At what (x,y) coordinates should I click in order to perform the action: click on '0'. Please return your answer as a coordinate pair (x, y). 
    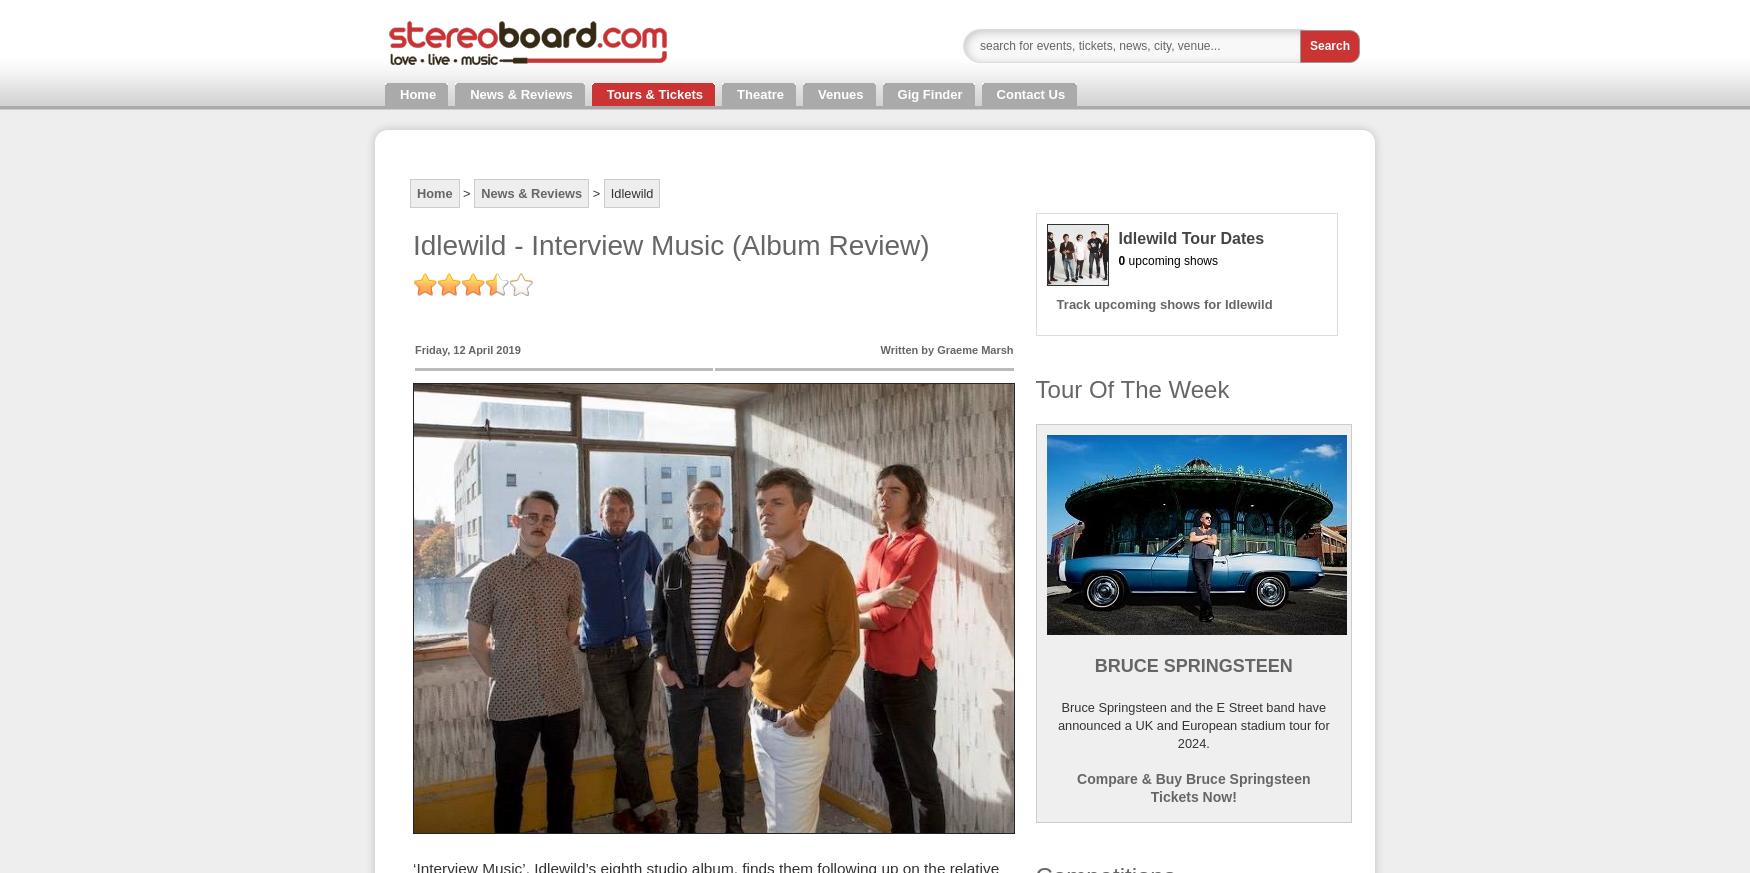
    Looking at the image, I should click on (1121, 258).